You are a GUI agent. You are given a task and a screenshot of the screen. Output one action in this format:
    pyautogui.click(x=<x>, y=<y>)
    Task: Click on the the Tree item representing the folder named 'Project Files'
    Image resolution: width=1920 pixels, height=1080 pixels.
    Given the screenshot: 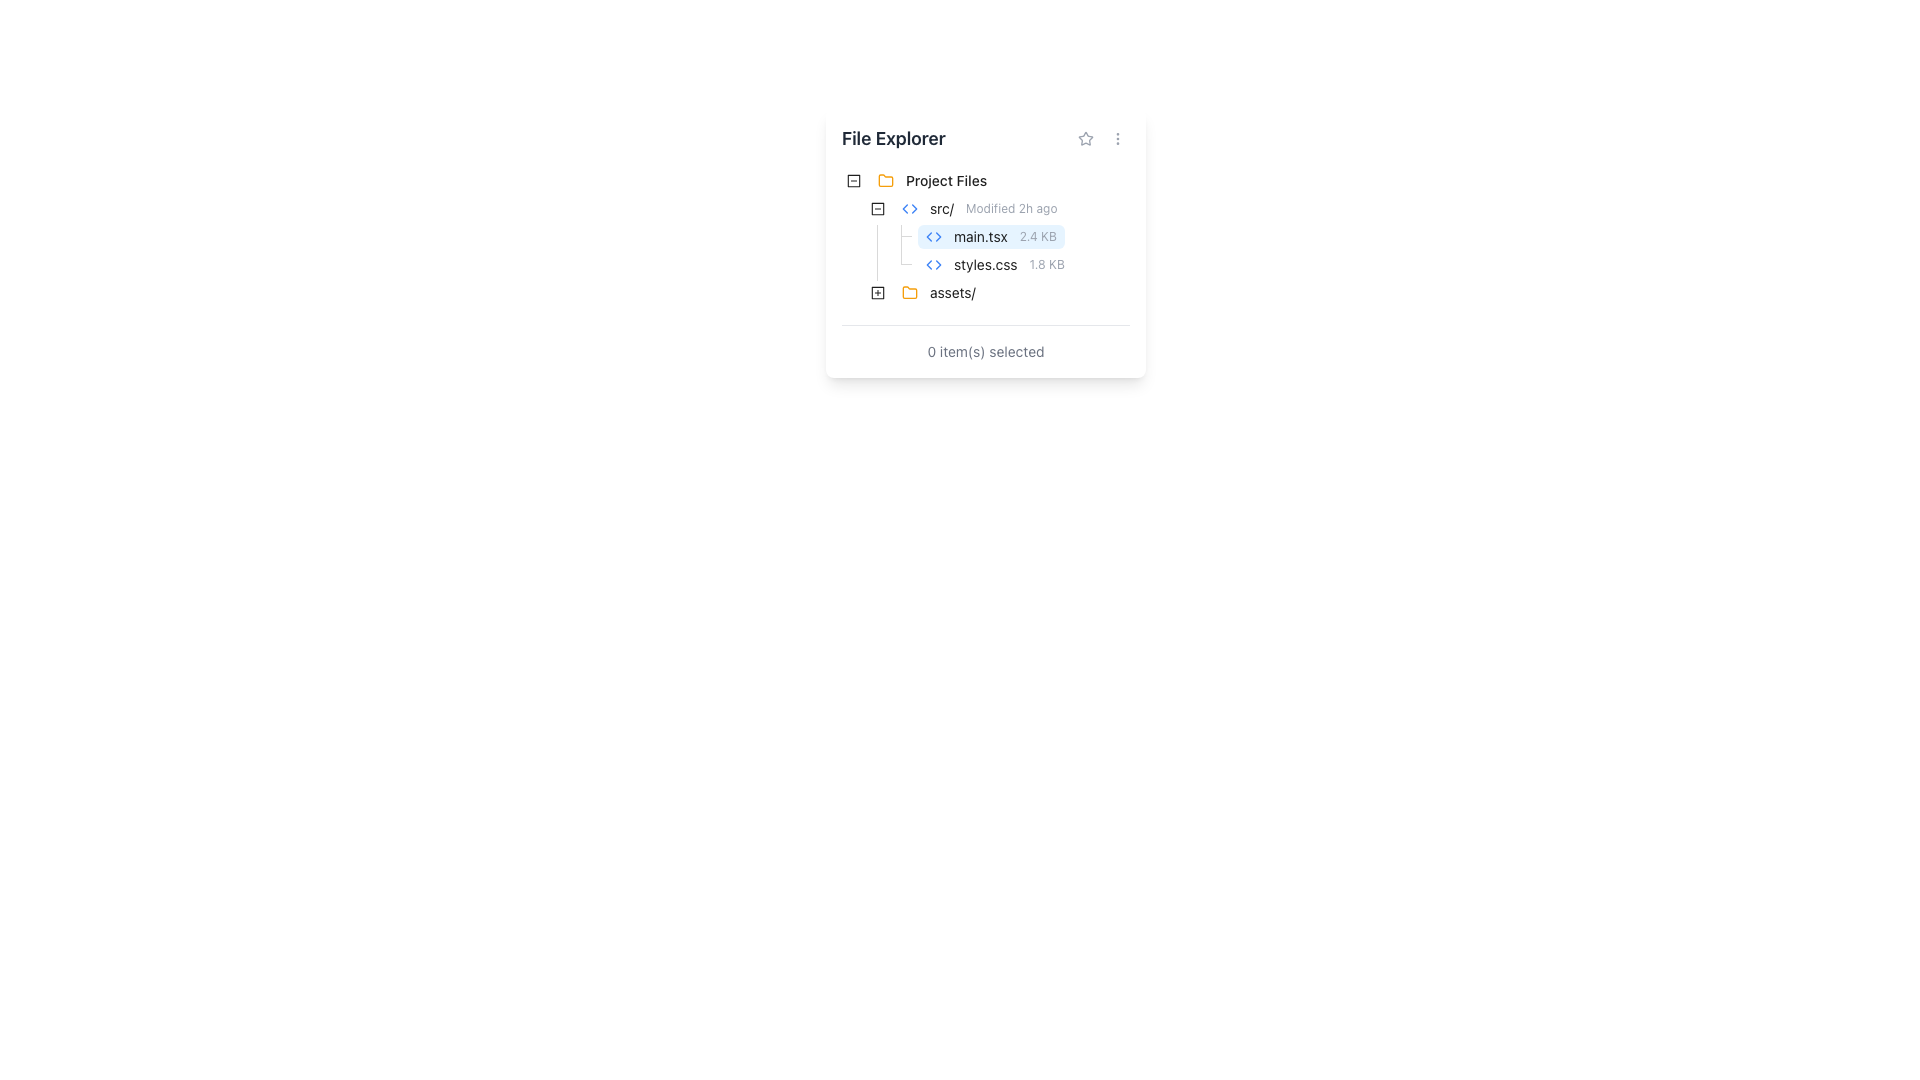 What is the action you would take?
    pyautogui.click(x=925, y=181)
    